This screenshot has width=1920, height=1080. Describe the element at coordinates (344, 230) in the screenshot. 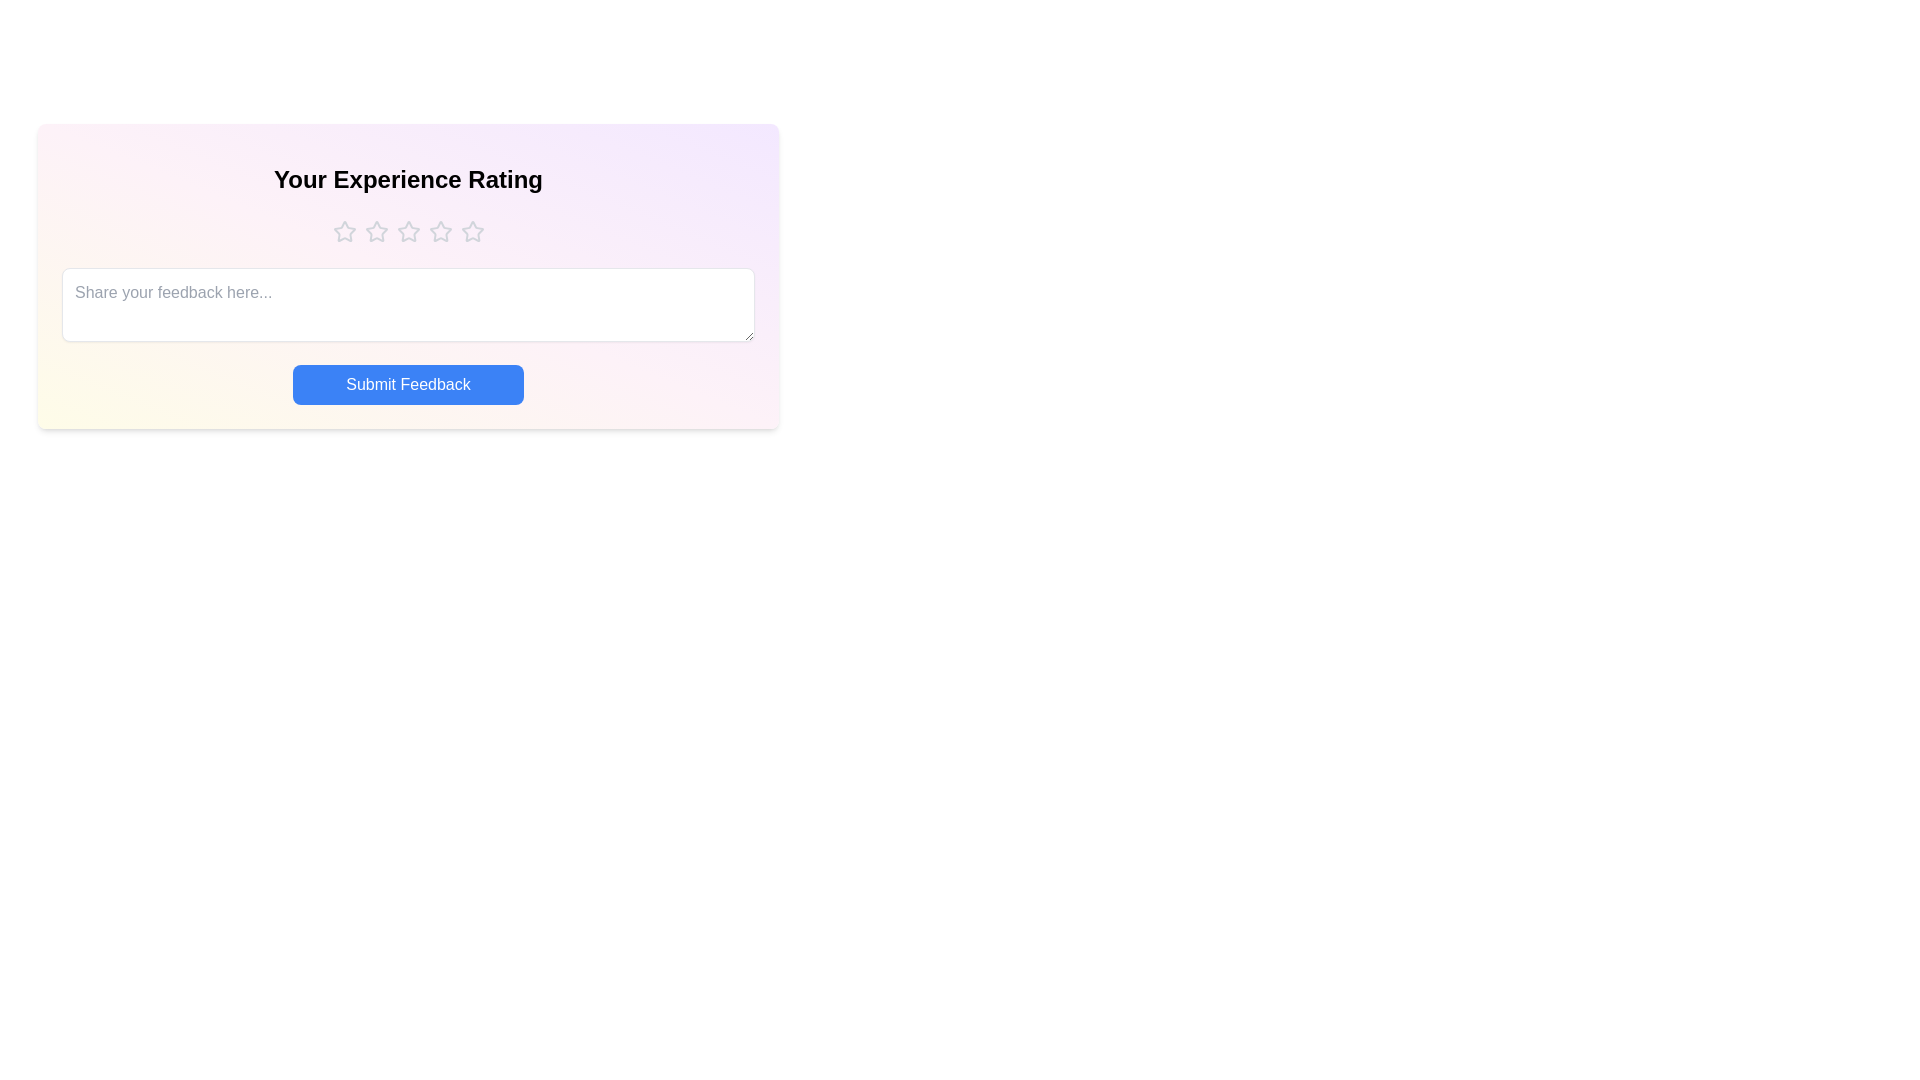

I see `the star corresponding to 1 to preview the rating` at that location.